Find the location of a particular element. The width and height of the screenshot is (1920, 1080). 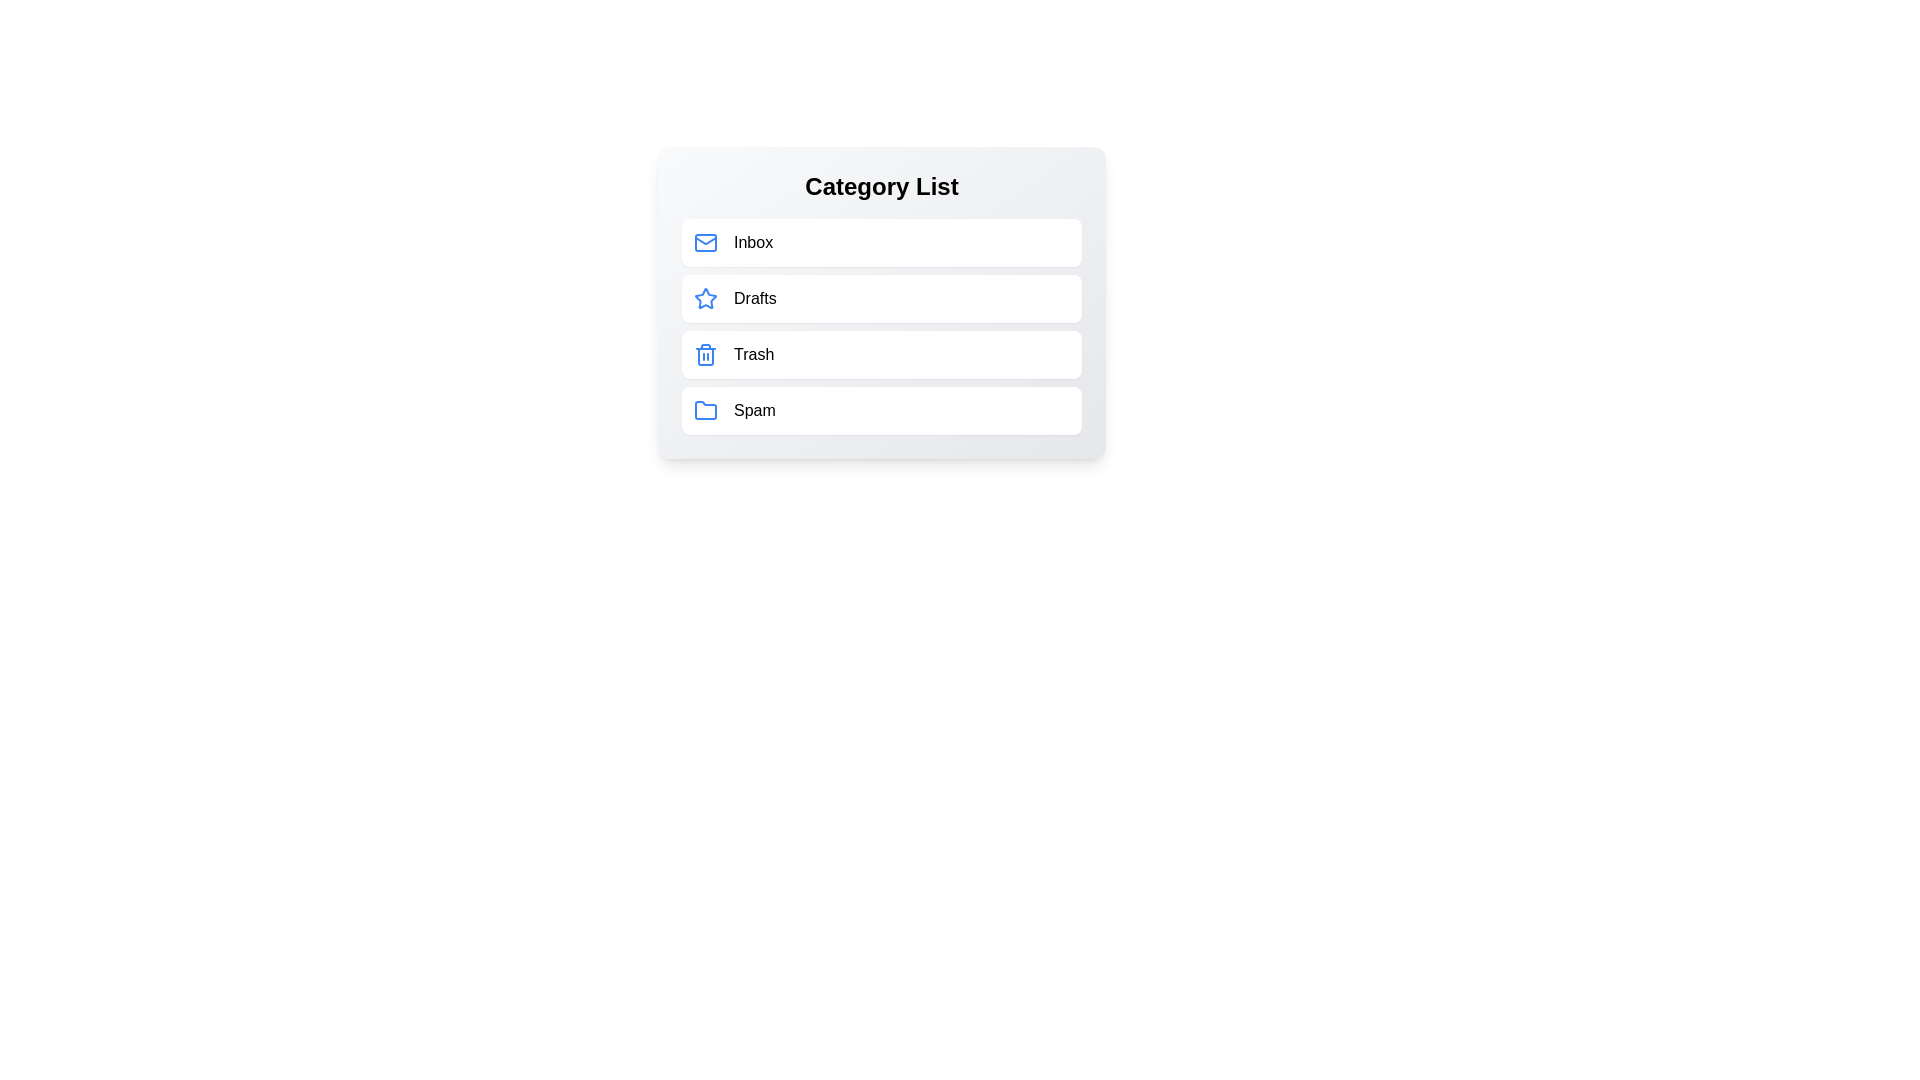

the category Drafts from the list is located at coordinates (881, 299).